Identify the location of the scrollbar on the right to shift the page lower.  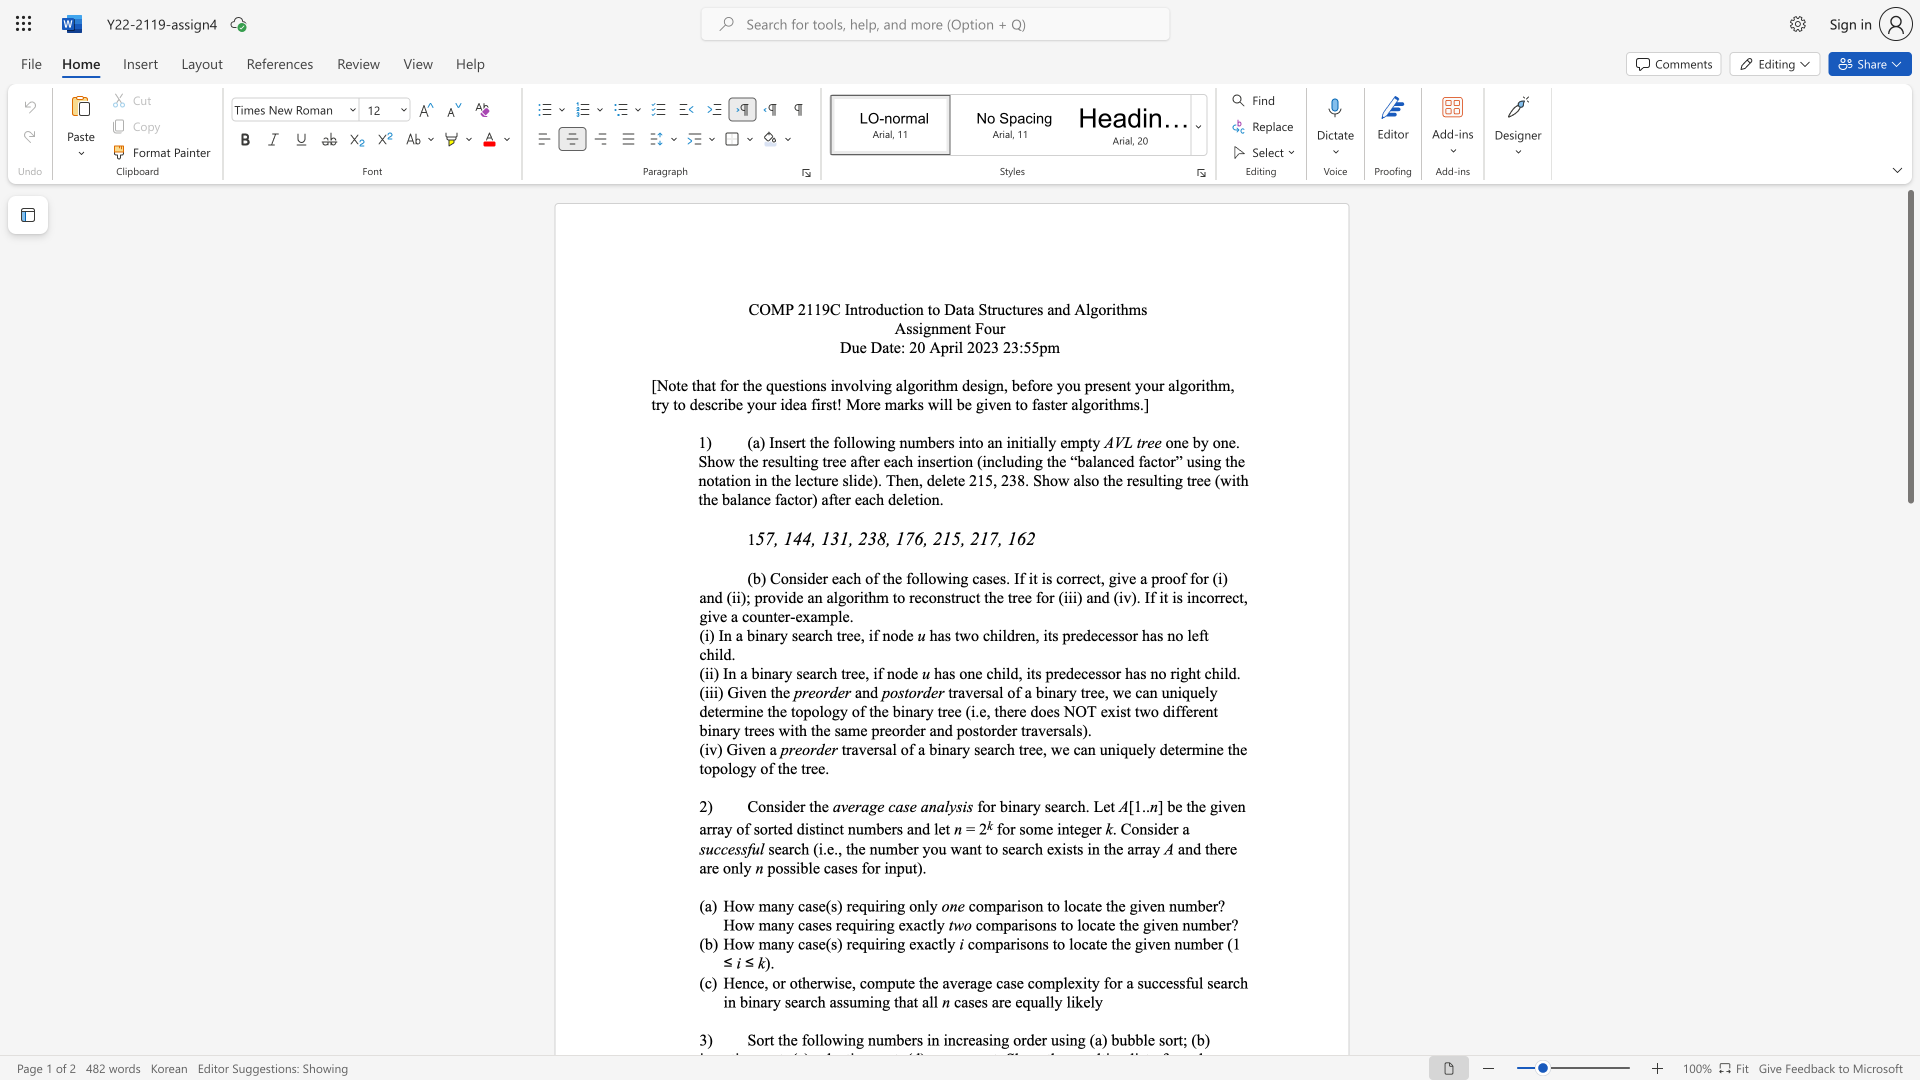
(1909, 968).